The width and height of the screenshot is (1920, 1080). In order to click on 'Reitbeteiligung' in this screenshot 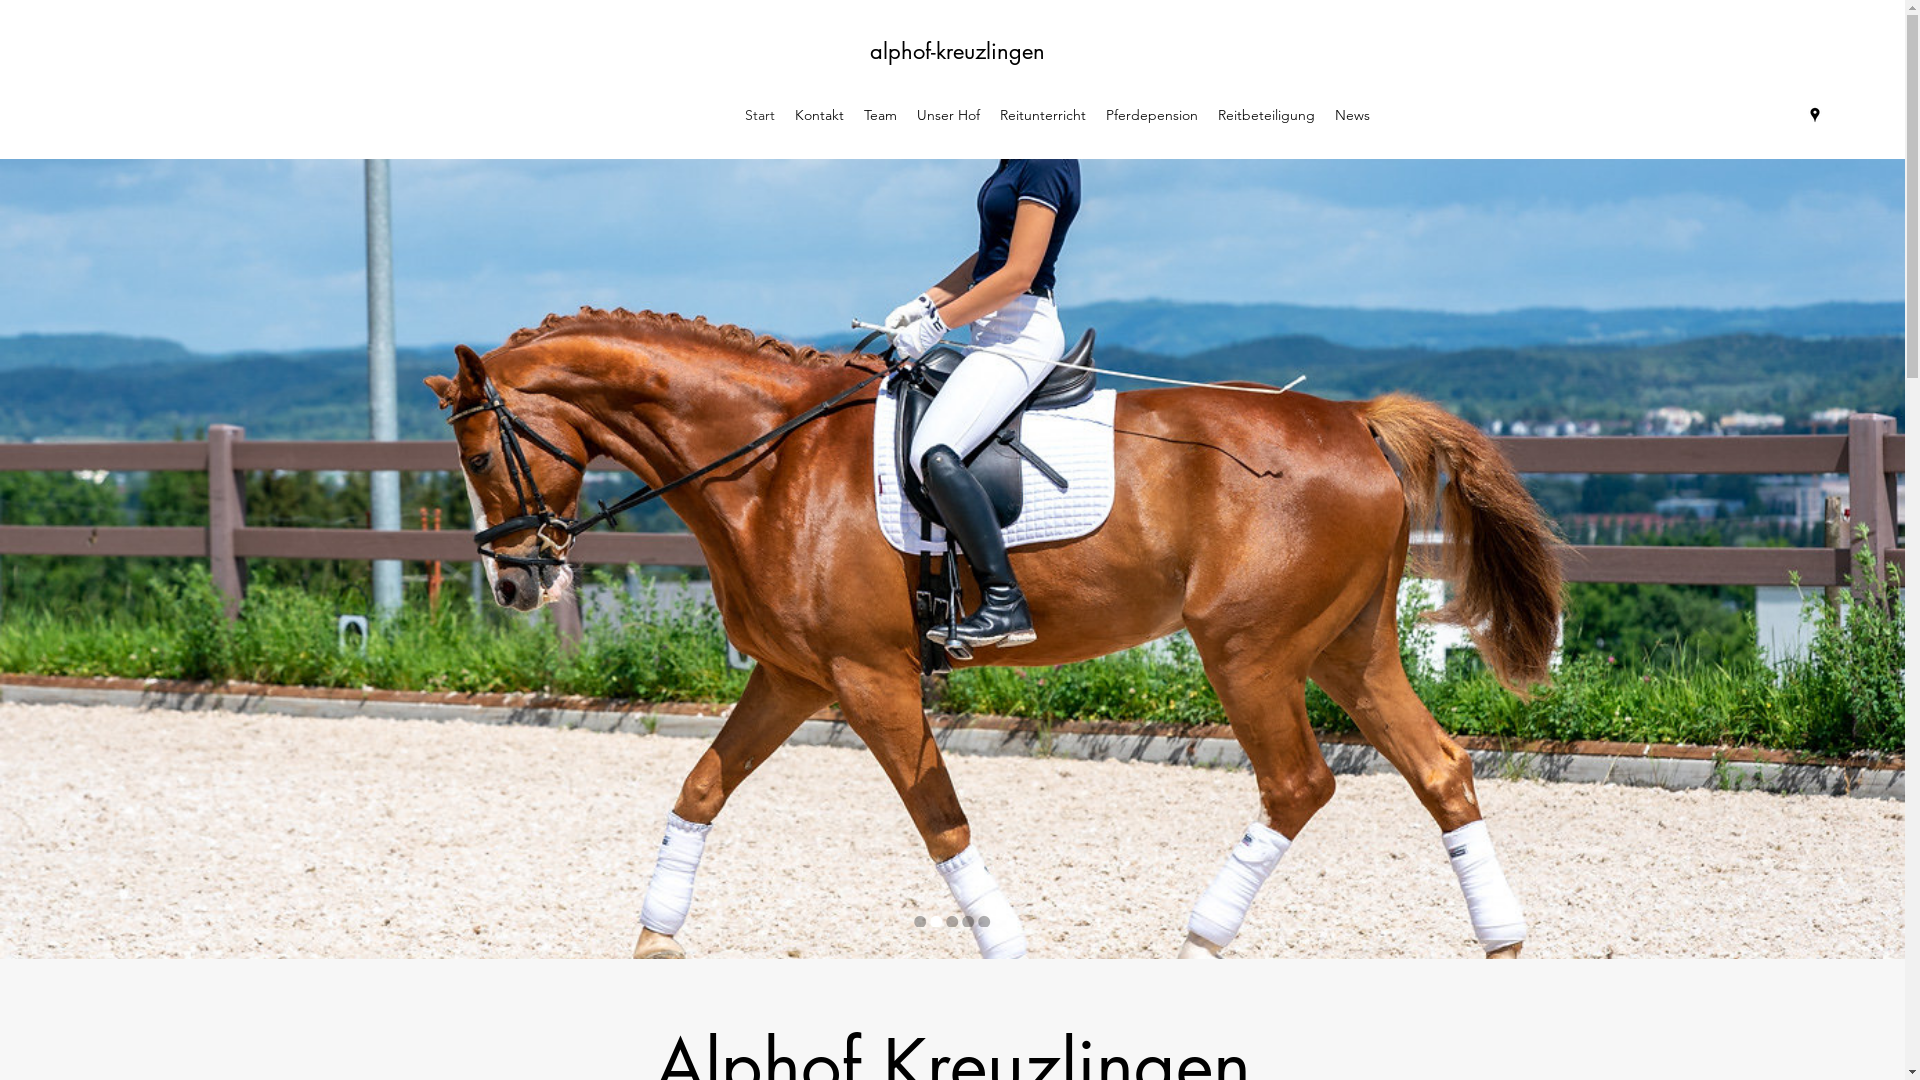, I will do `click(1265, 115)`.